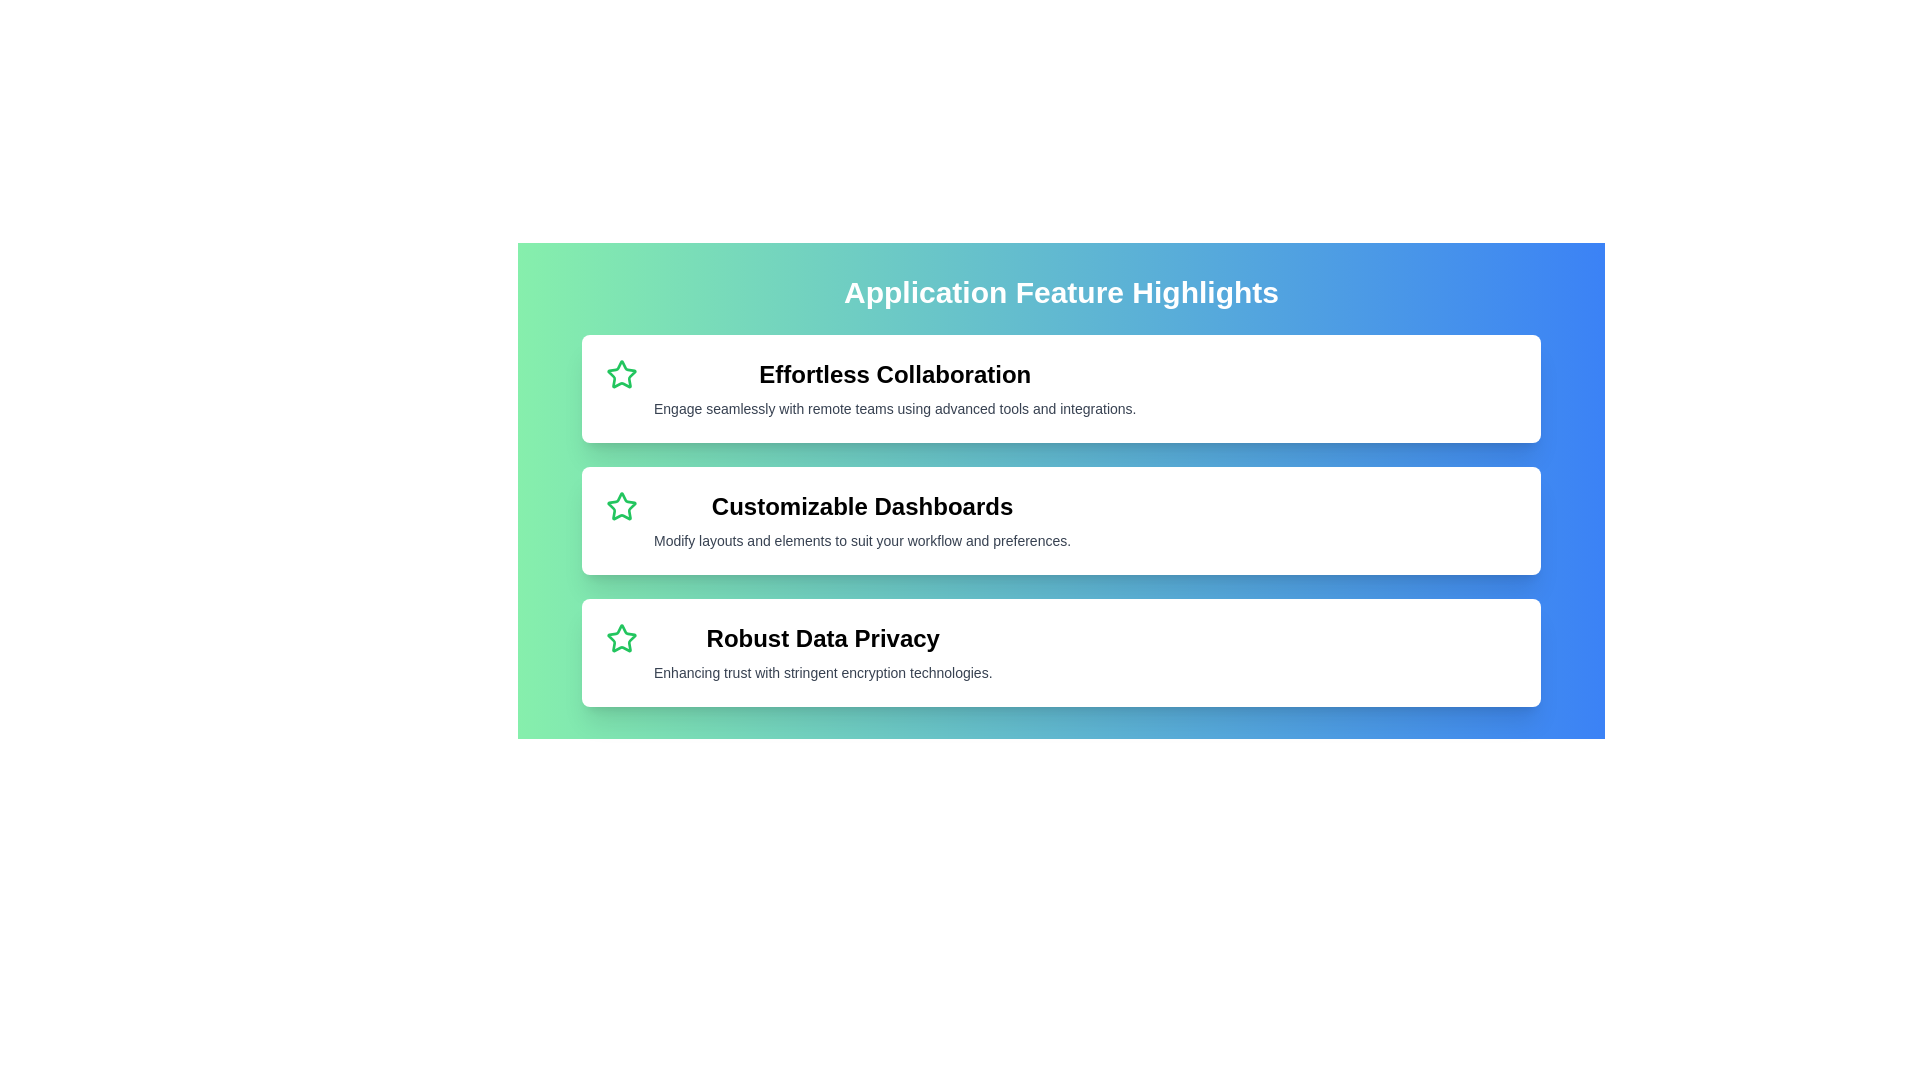  Describe the element at coordinates (894, 374) in the screenshot. I see `the headline text that serves as the title for the first feature section, located just below 'Application Feature Highlights'` at that location.